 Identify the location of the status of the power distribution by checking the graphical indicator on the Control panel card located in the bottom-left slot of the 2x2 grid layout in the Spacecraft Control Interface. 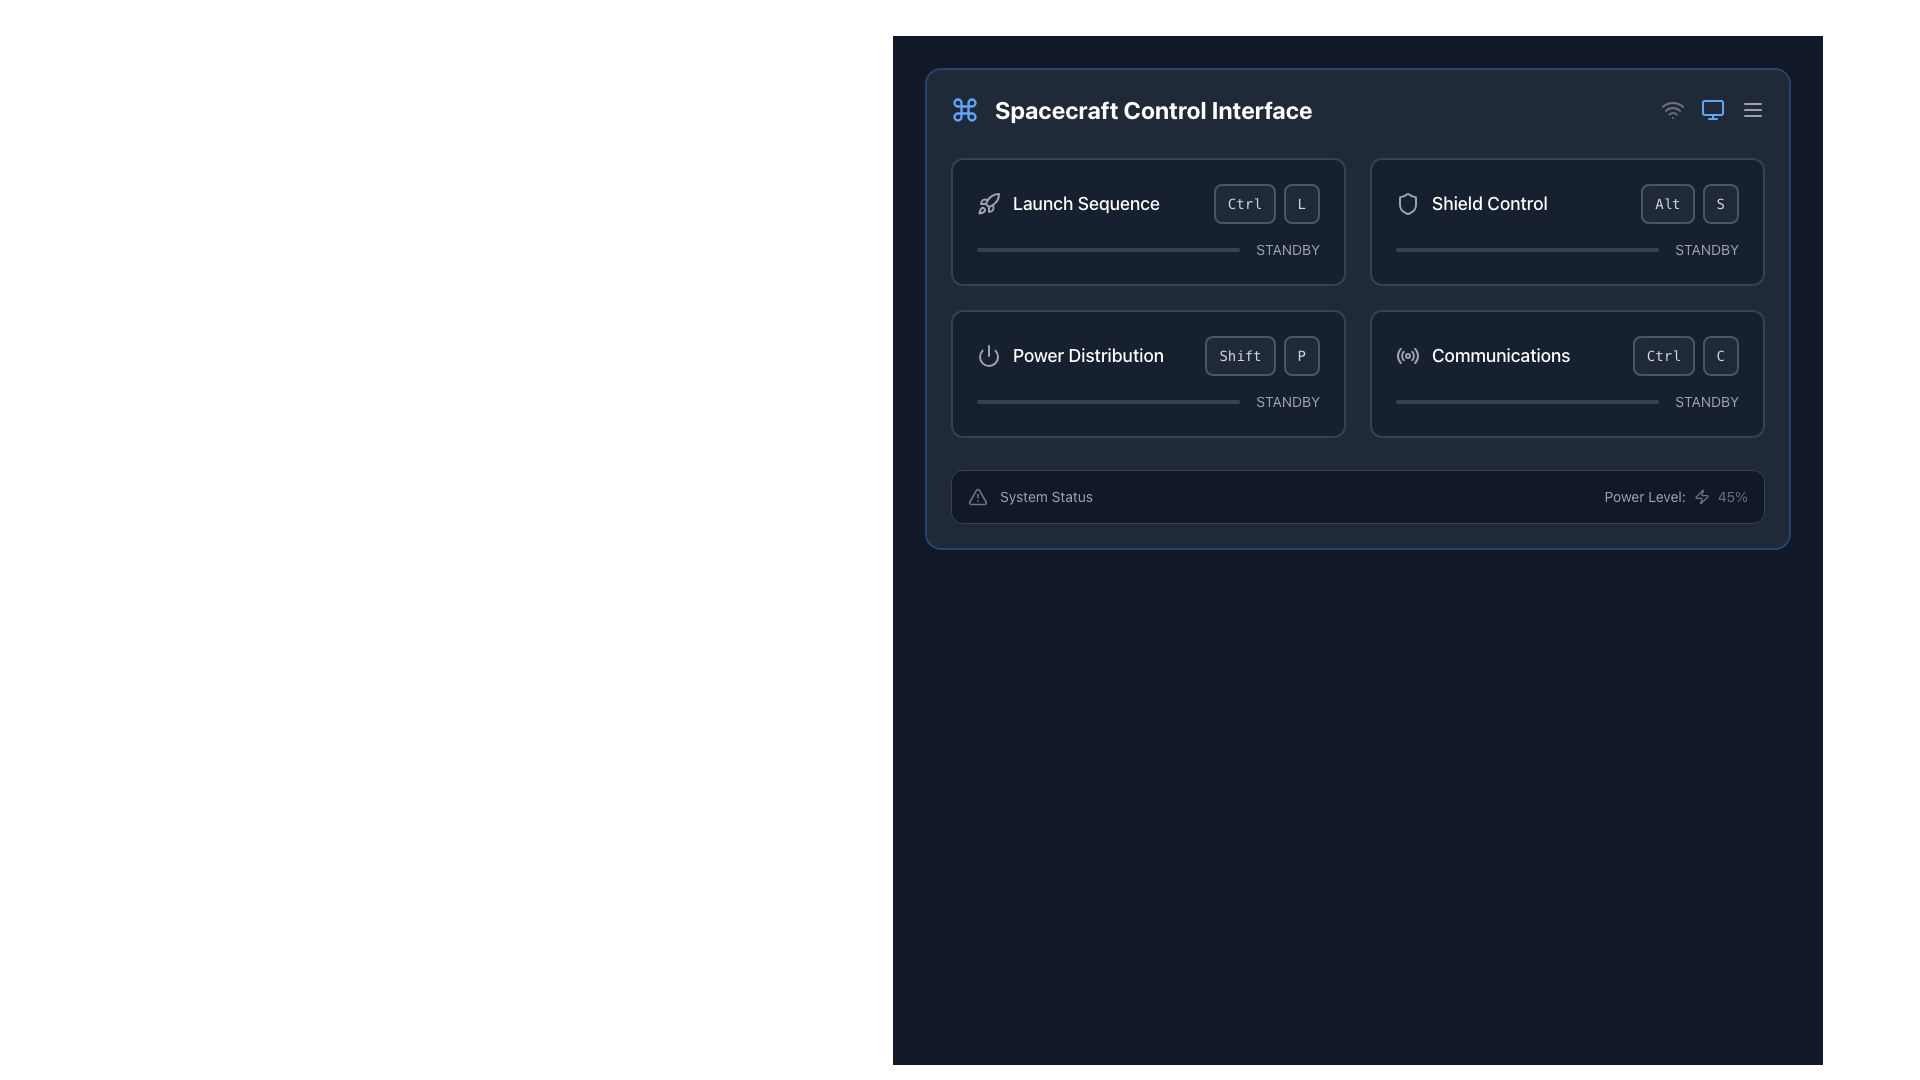
(1148, 374).